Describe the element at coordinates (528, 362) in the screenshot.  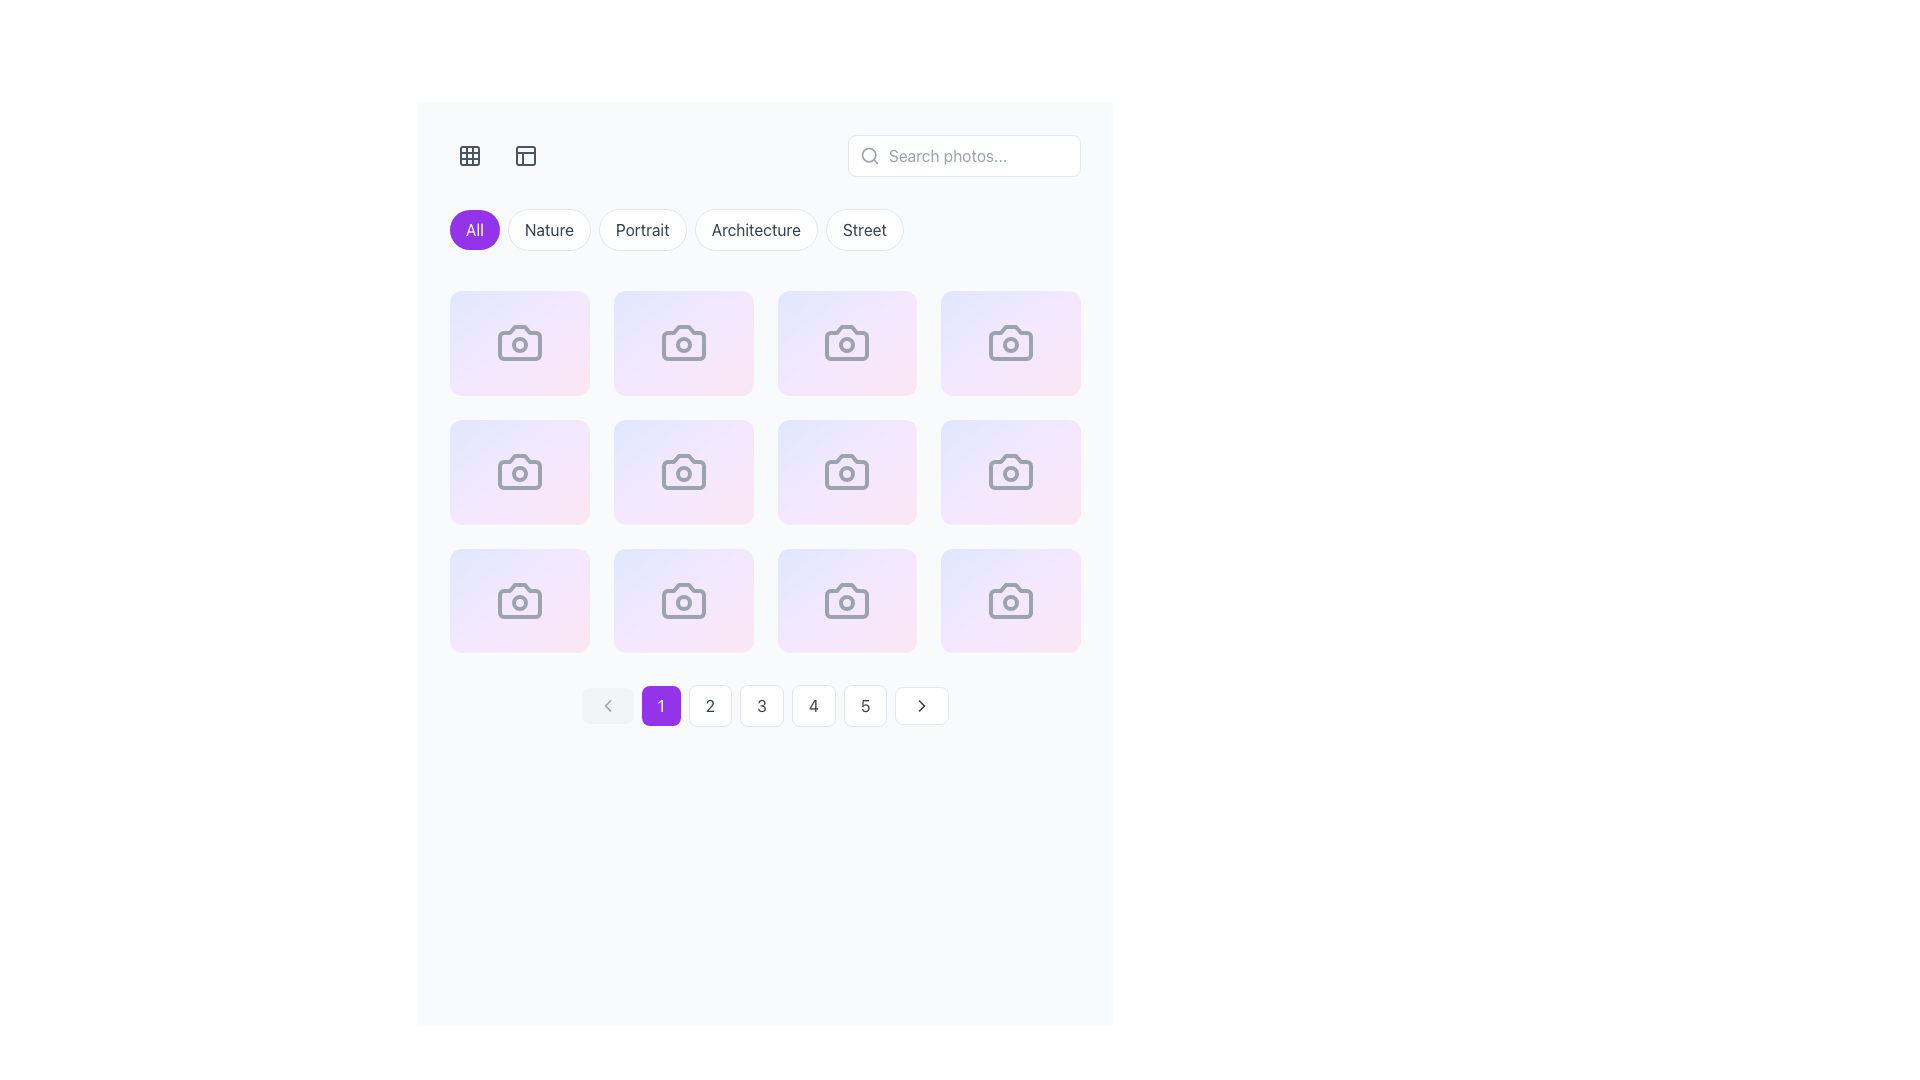
I see `the sharing icon located inside a circular button near the center of the top-left grid item to initiate sharing` at that location.